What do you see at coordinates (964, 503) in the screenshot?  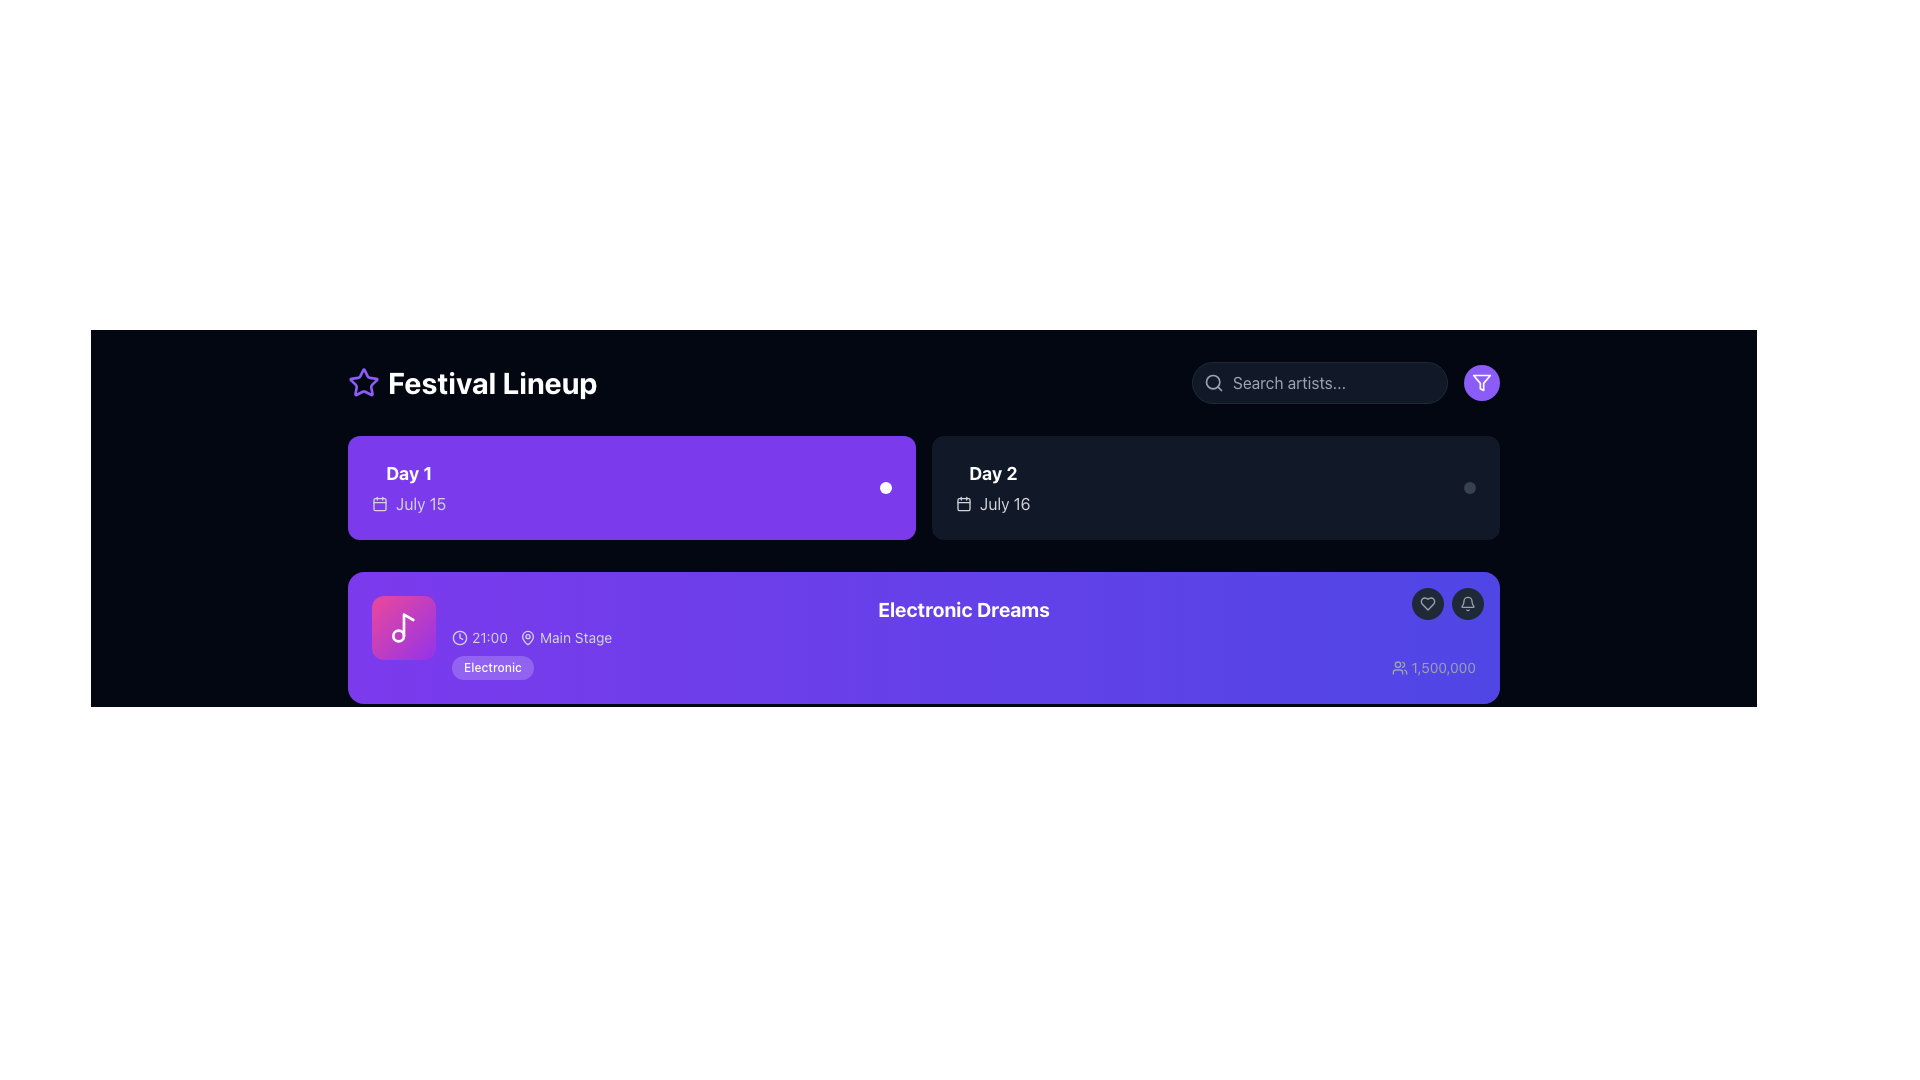 I see `the small calendar icon located to the immediate left of the date text 'July 16' in the 'Day 2' section` at bounding box center [964, 503].